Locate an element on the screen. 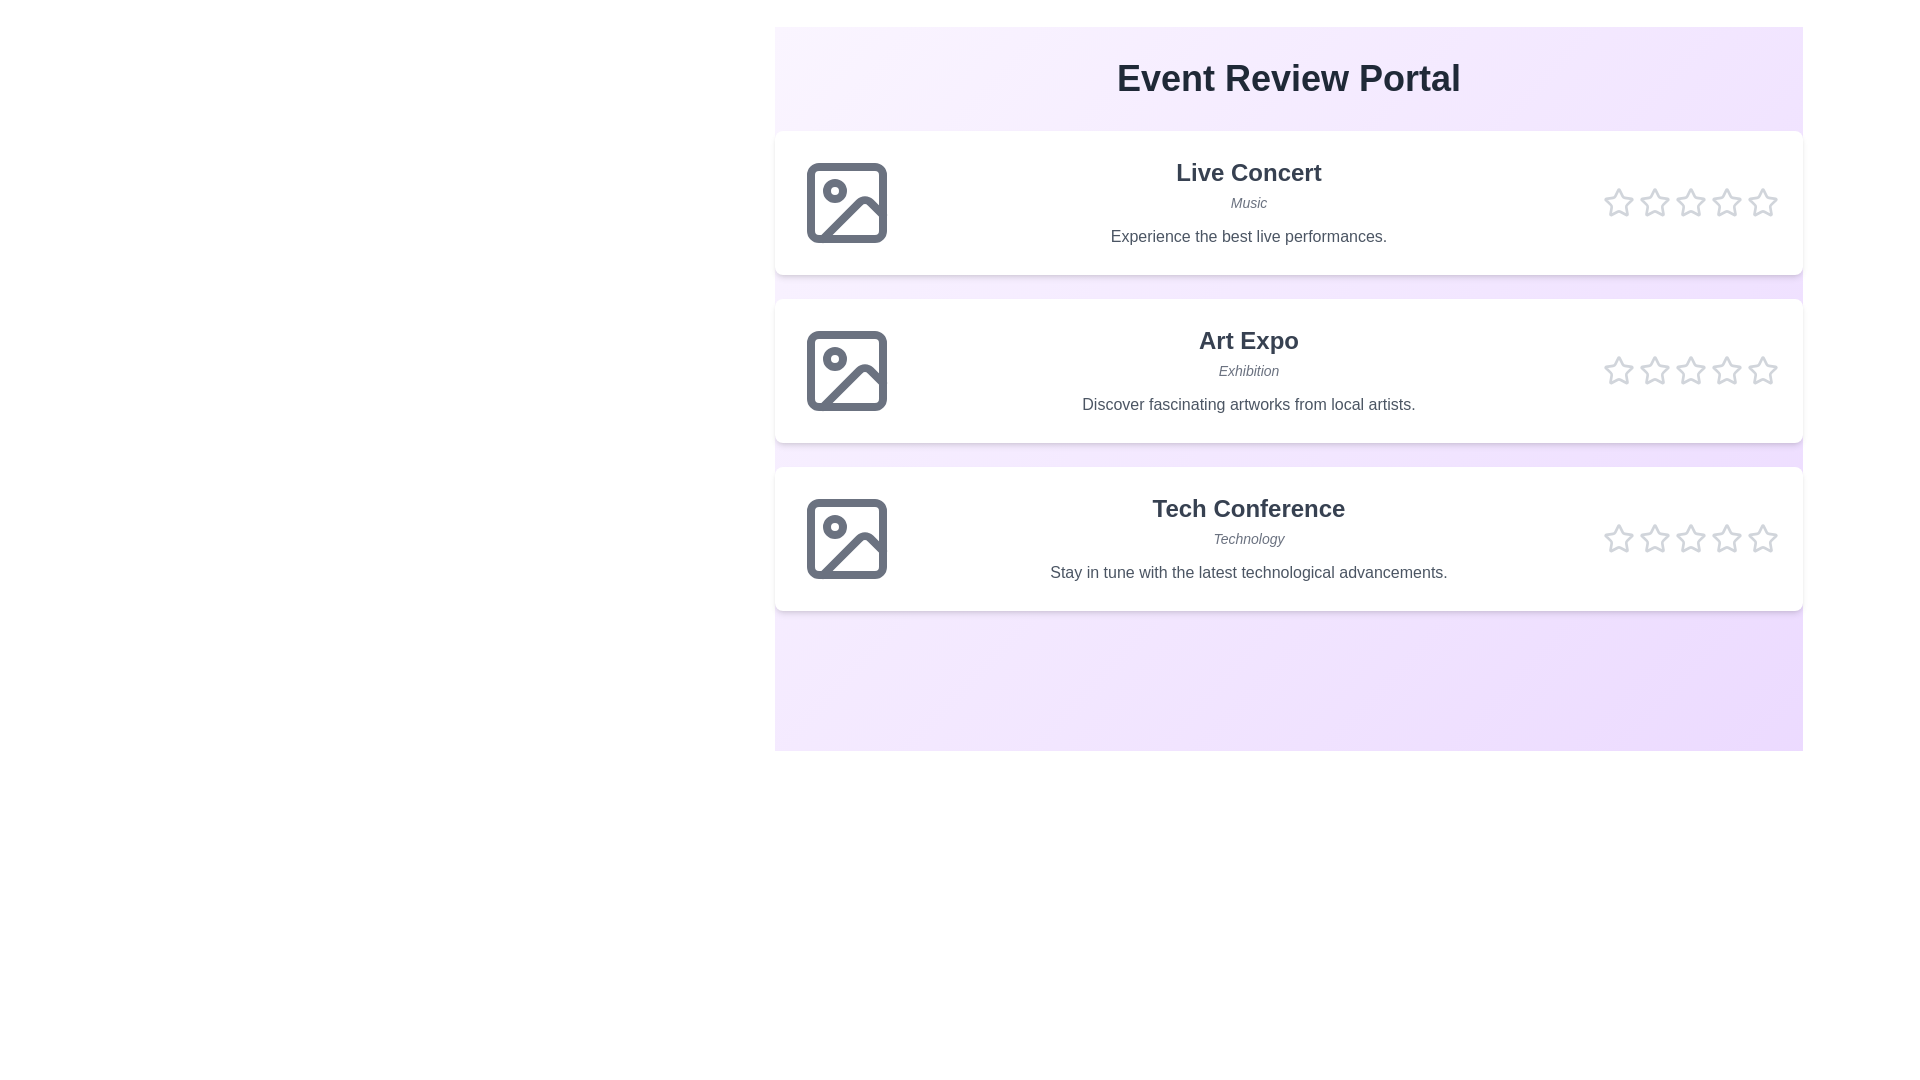 This screenshot has width=1920, height=1080. the star corresponding to the rating 3 for the event Live Concert is located at coordinates (1689, 203).